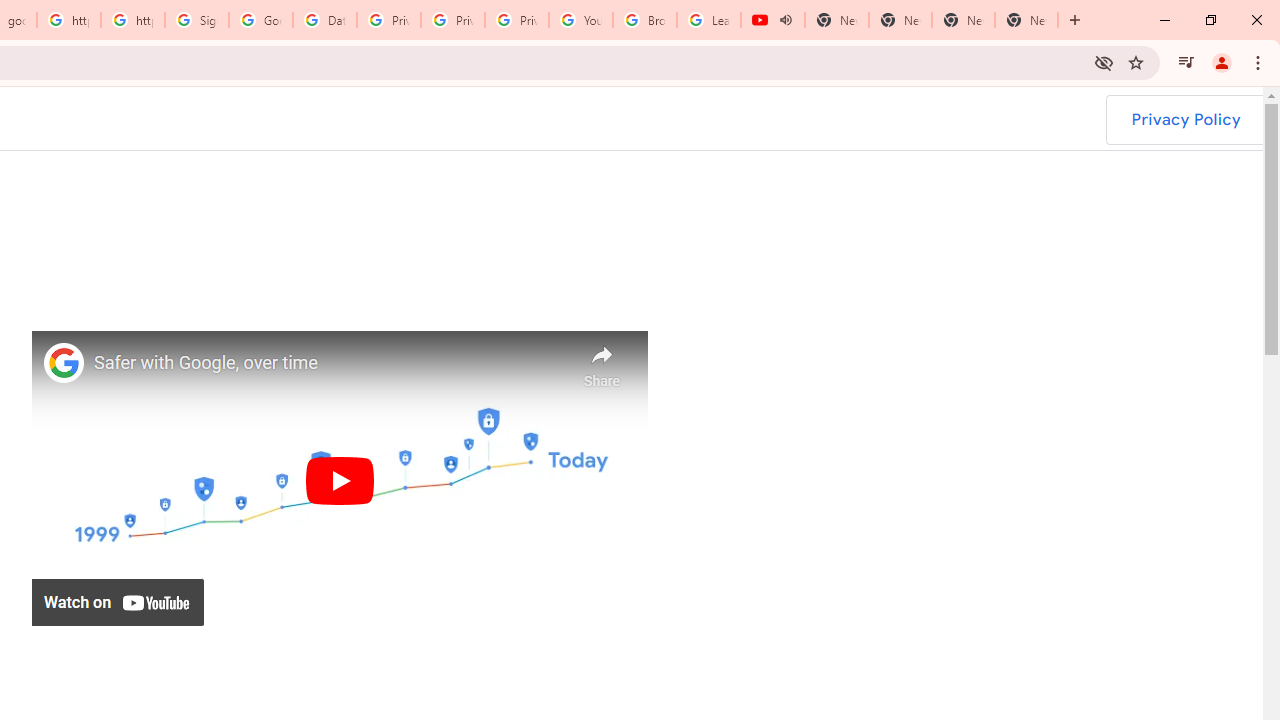 Image resolution: width=1280 pixels, height=720 pixels. I want to click on 'Watch on YouTube', so click(117, 601).